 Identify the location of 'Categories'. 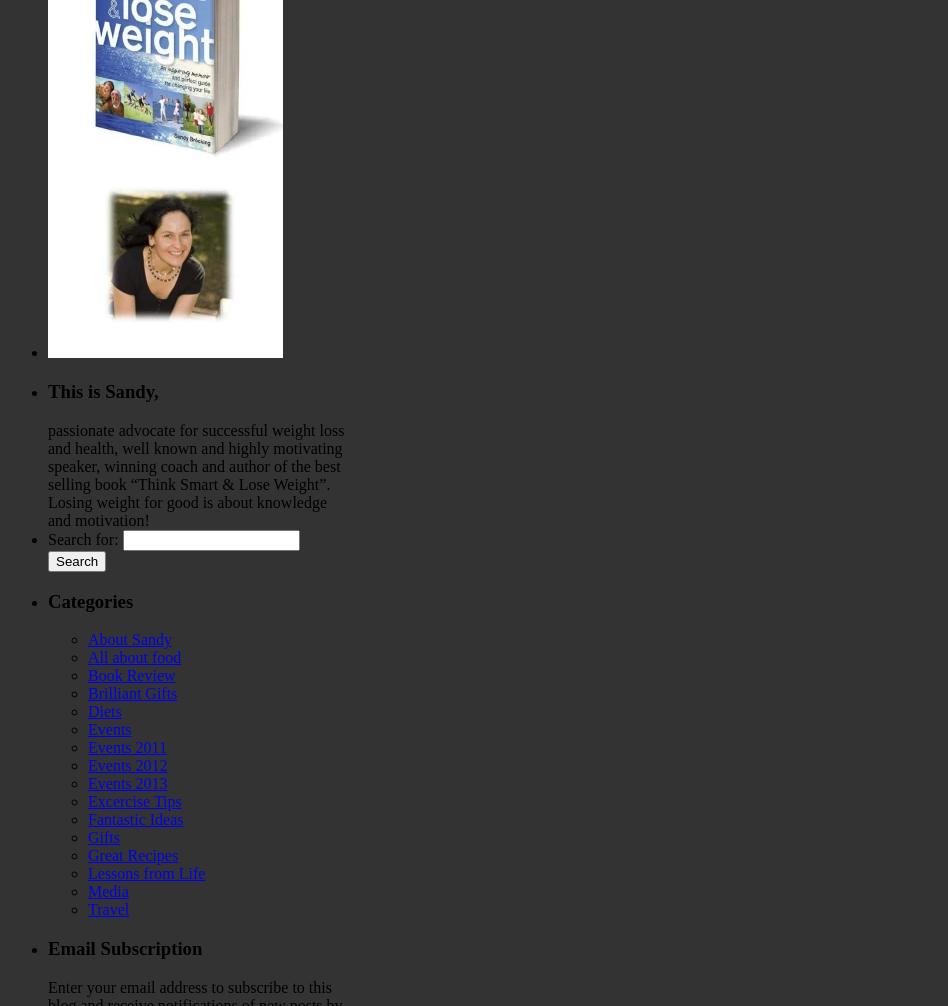
(47, 600).